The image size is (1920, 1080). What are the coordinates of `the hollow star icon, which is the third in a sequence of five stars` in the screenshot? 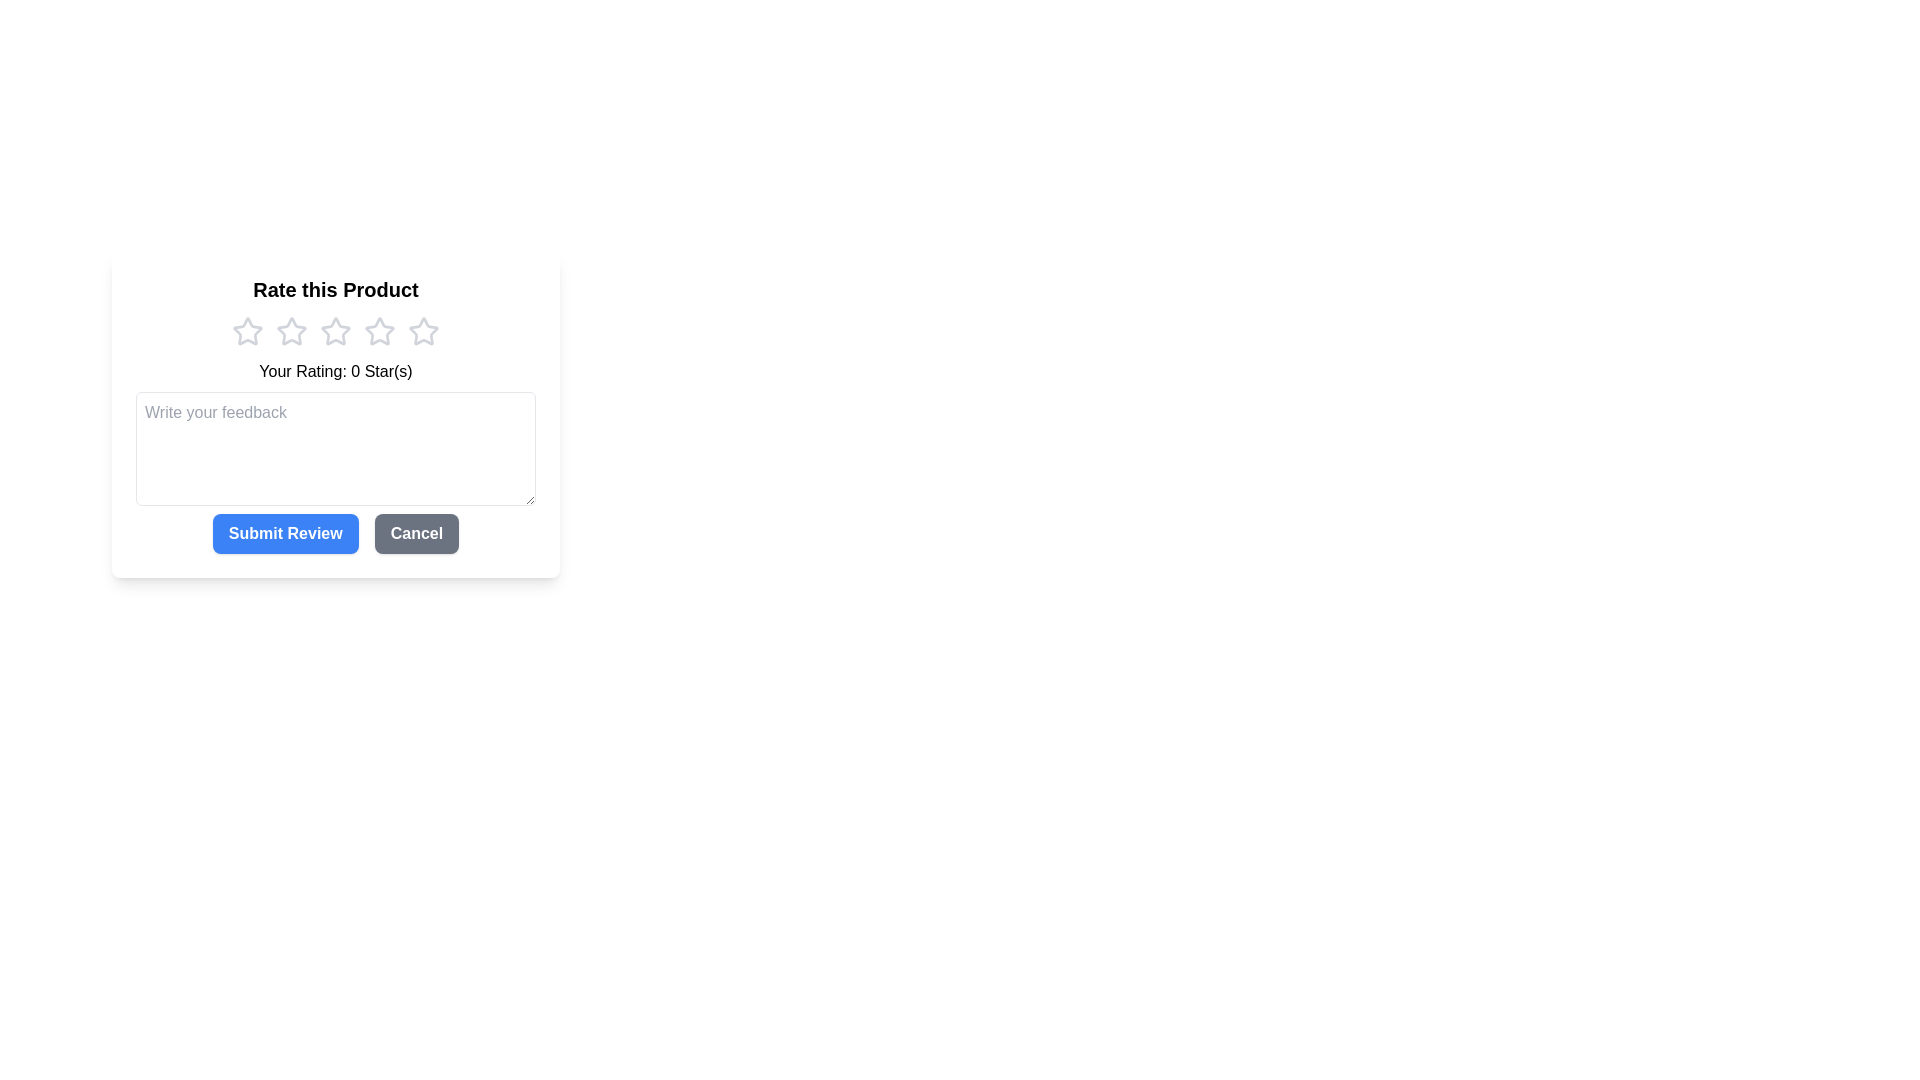 It's located at (379, 330).